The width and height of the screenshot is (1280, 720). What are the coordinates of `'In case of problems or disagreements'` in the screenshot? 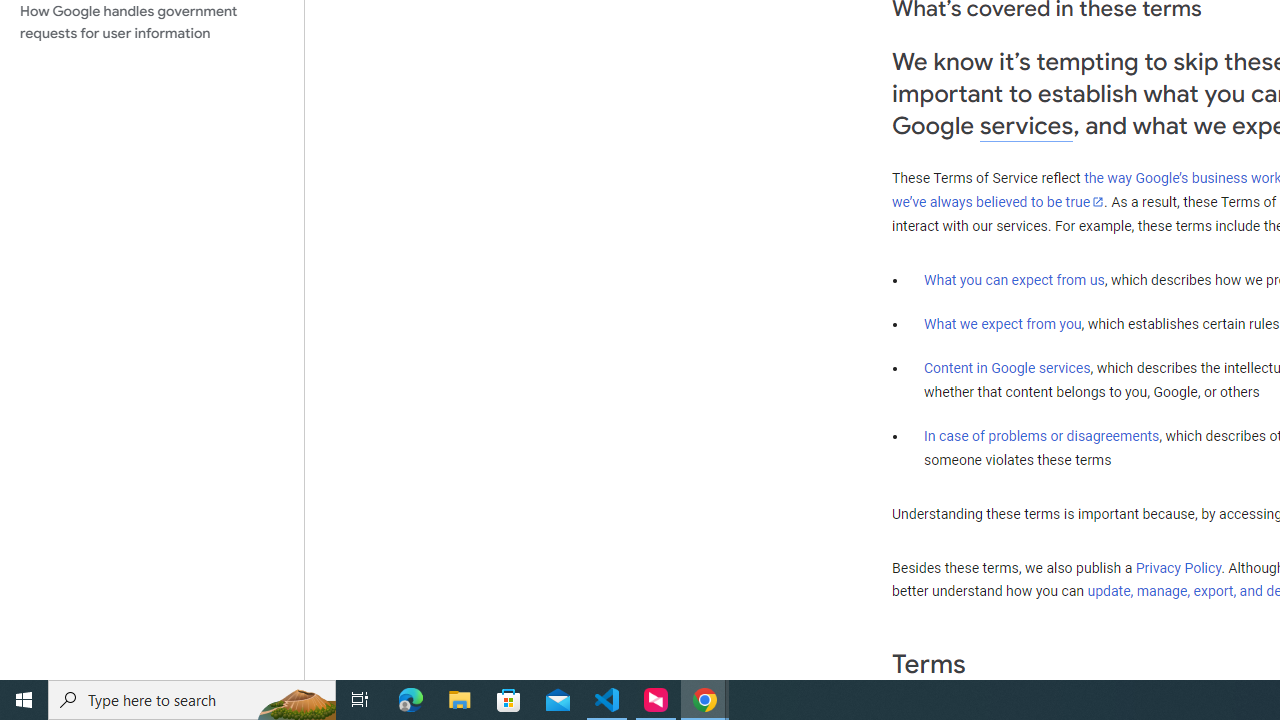 It's located at (1040, 434).